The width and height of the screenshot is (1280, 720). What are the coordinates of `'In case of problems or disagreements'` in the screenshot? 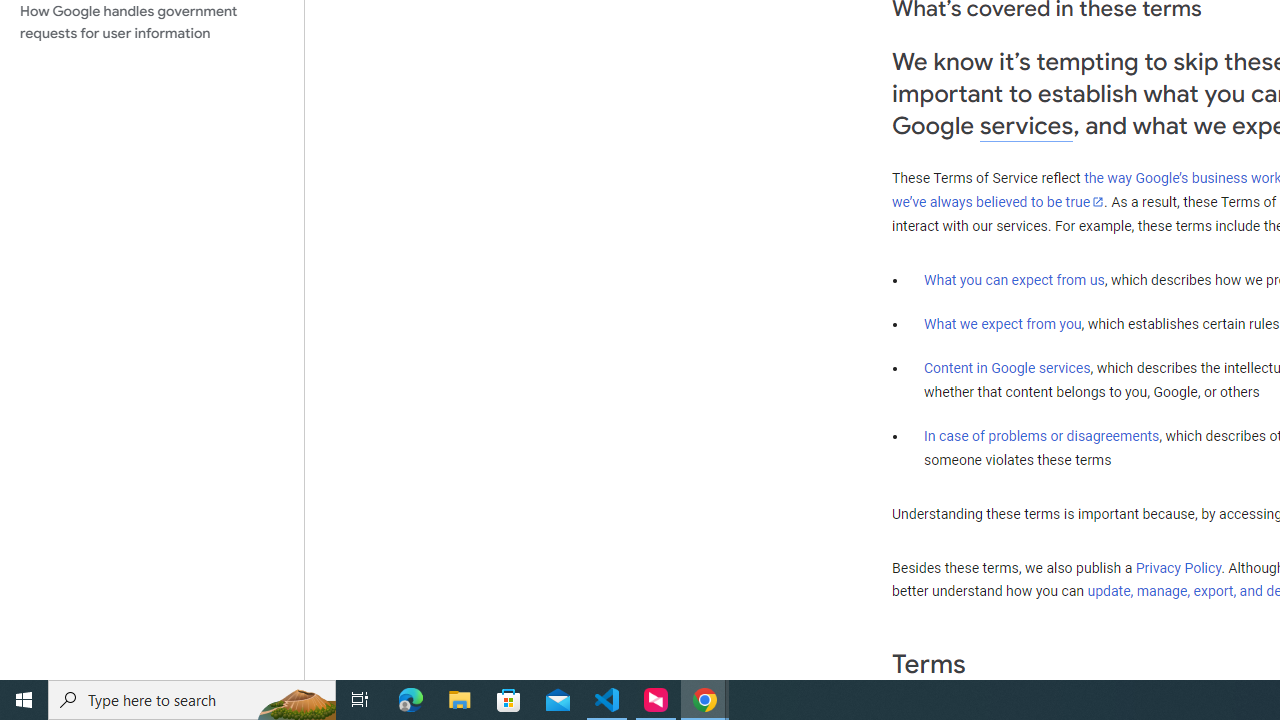 It's located at (1040, 434).